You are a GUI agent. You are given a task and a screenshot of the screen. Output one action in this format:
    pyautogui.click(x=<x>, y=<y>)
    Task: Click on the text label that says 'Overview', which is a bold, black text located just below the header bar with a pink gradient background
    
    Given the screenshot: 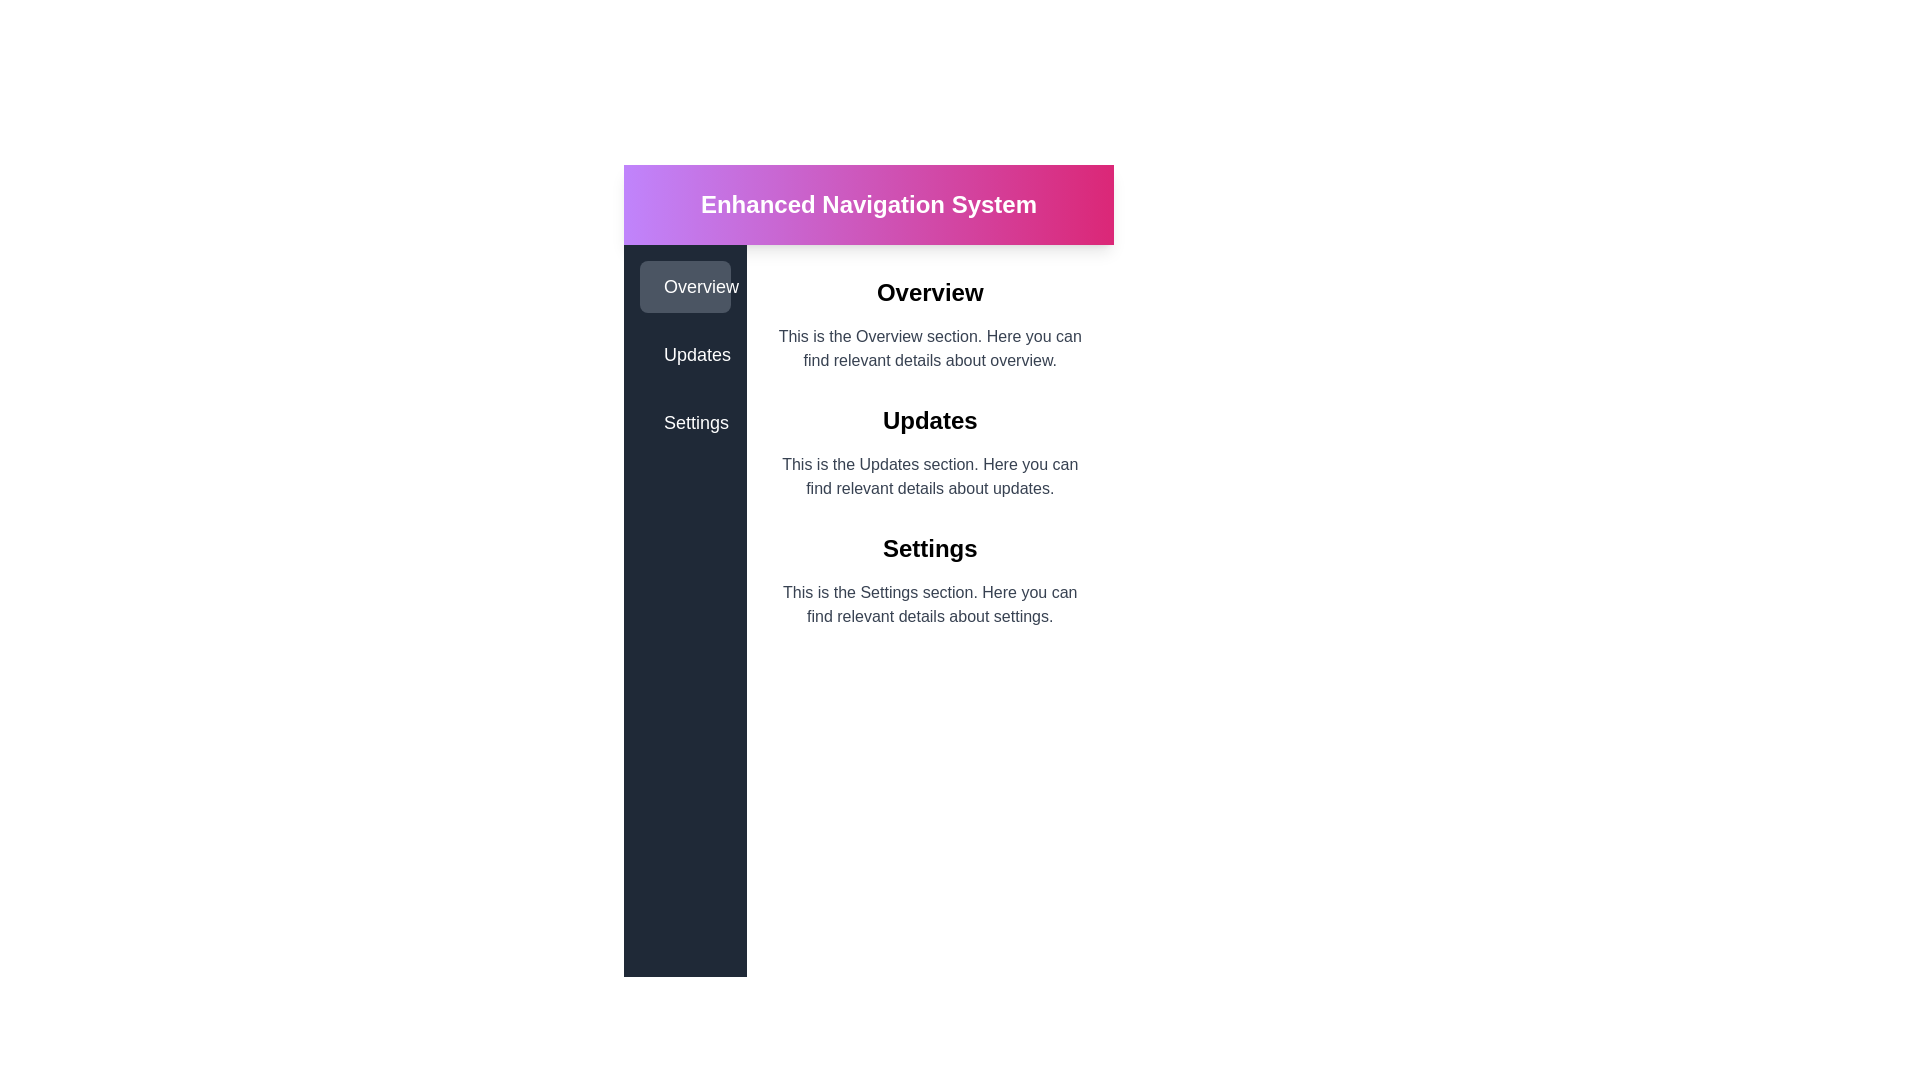 What is the action you would take?
    pyautogui.click(x=929, y=293)
    